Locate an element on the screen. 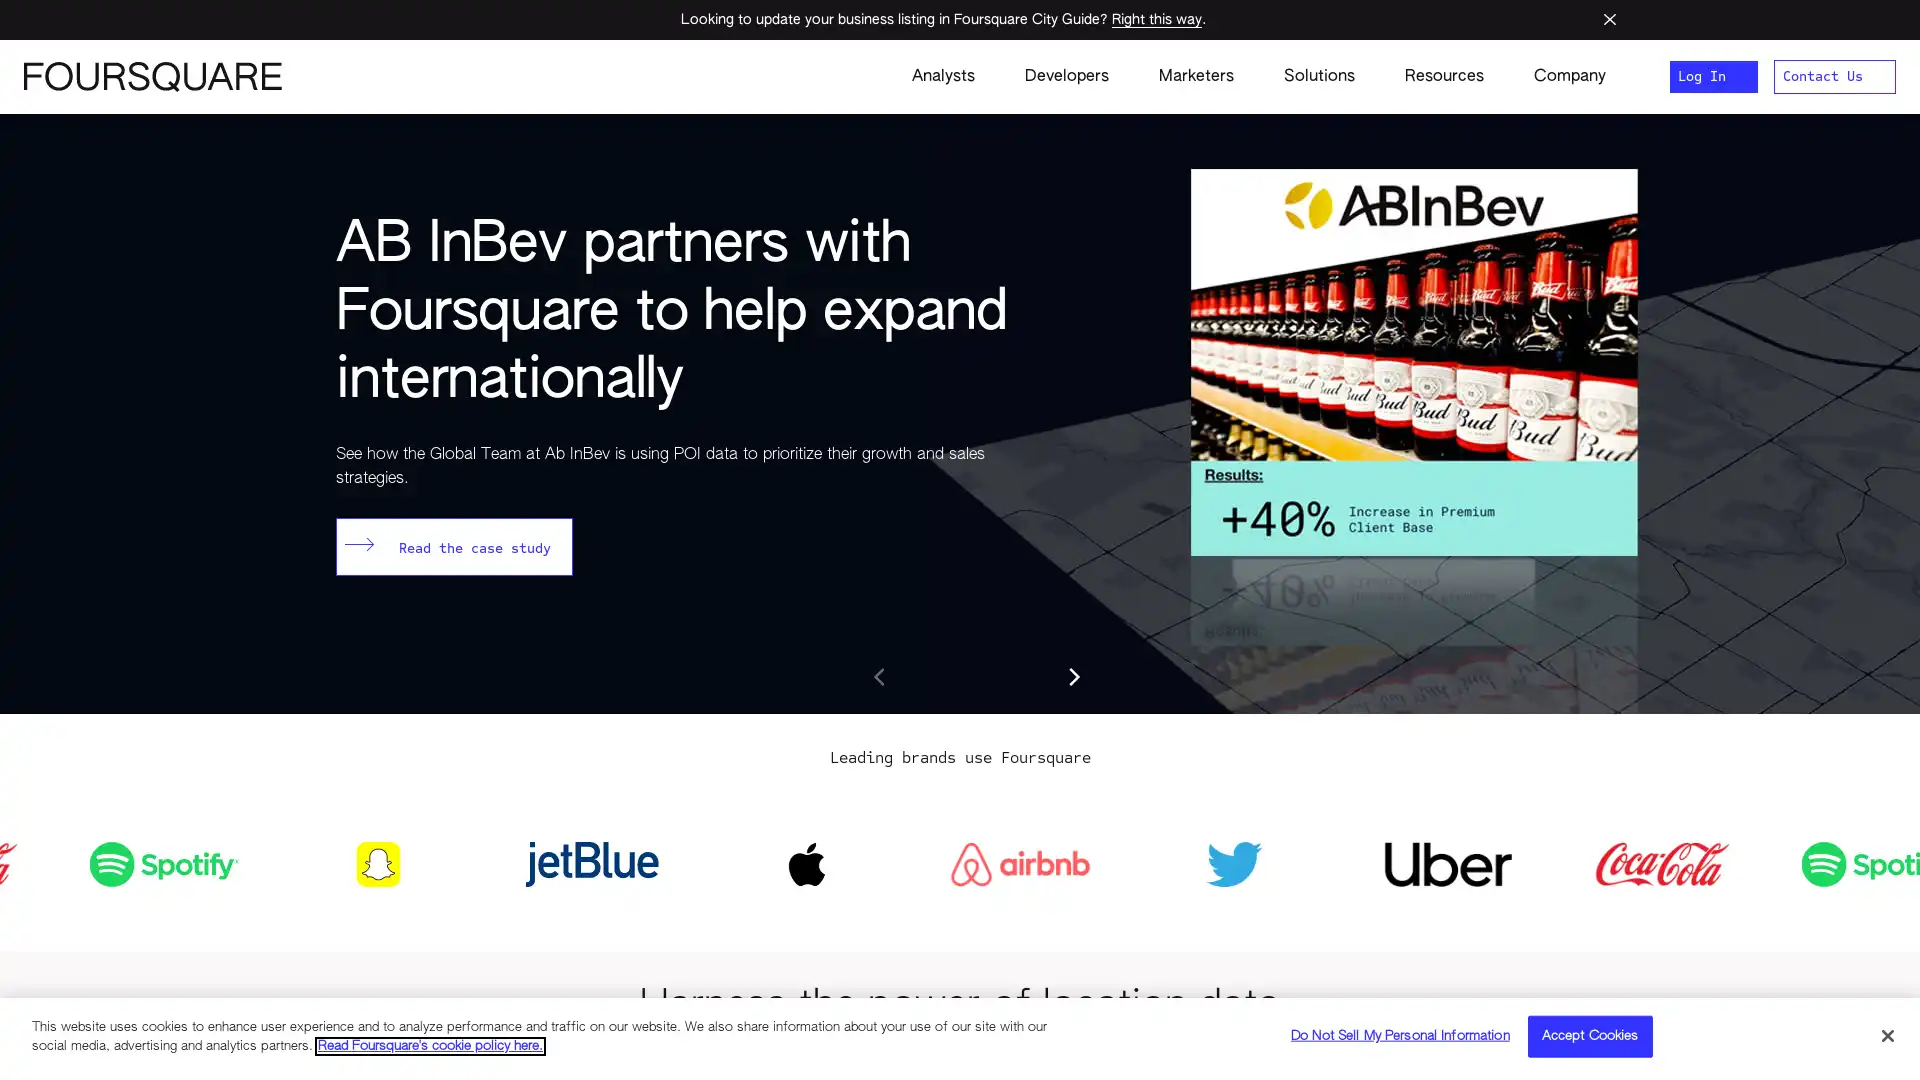 This screenshot has height=1080, width=1920. close is located at coordinates (1609, 19).